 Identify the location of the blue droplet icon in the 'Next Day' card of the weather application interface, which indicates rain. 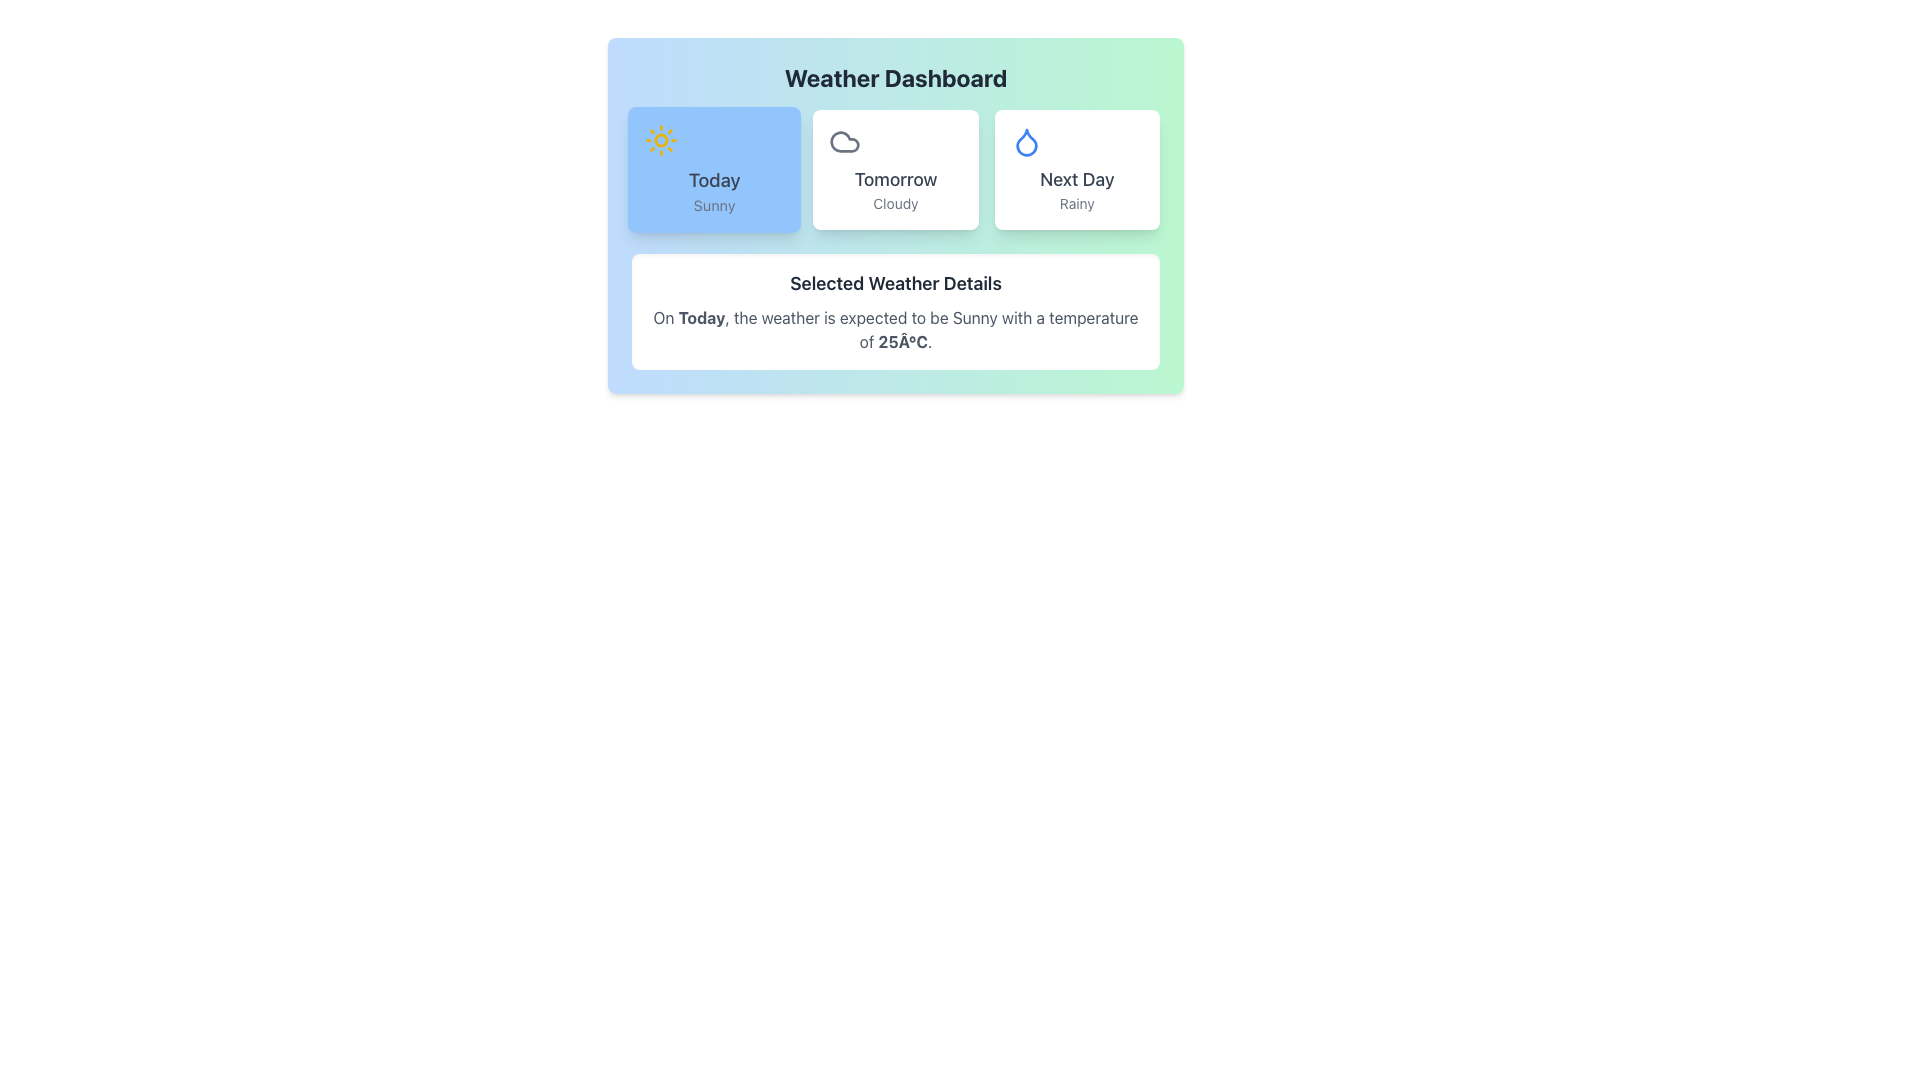
(1026, 141).